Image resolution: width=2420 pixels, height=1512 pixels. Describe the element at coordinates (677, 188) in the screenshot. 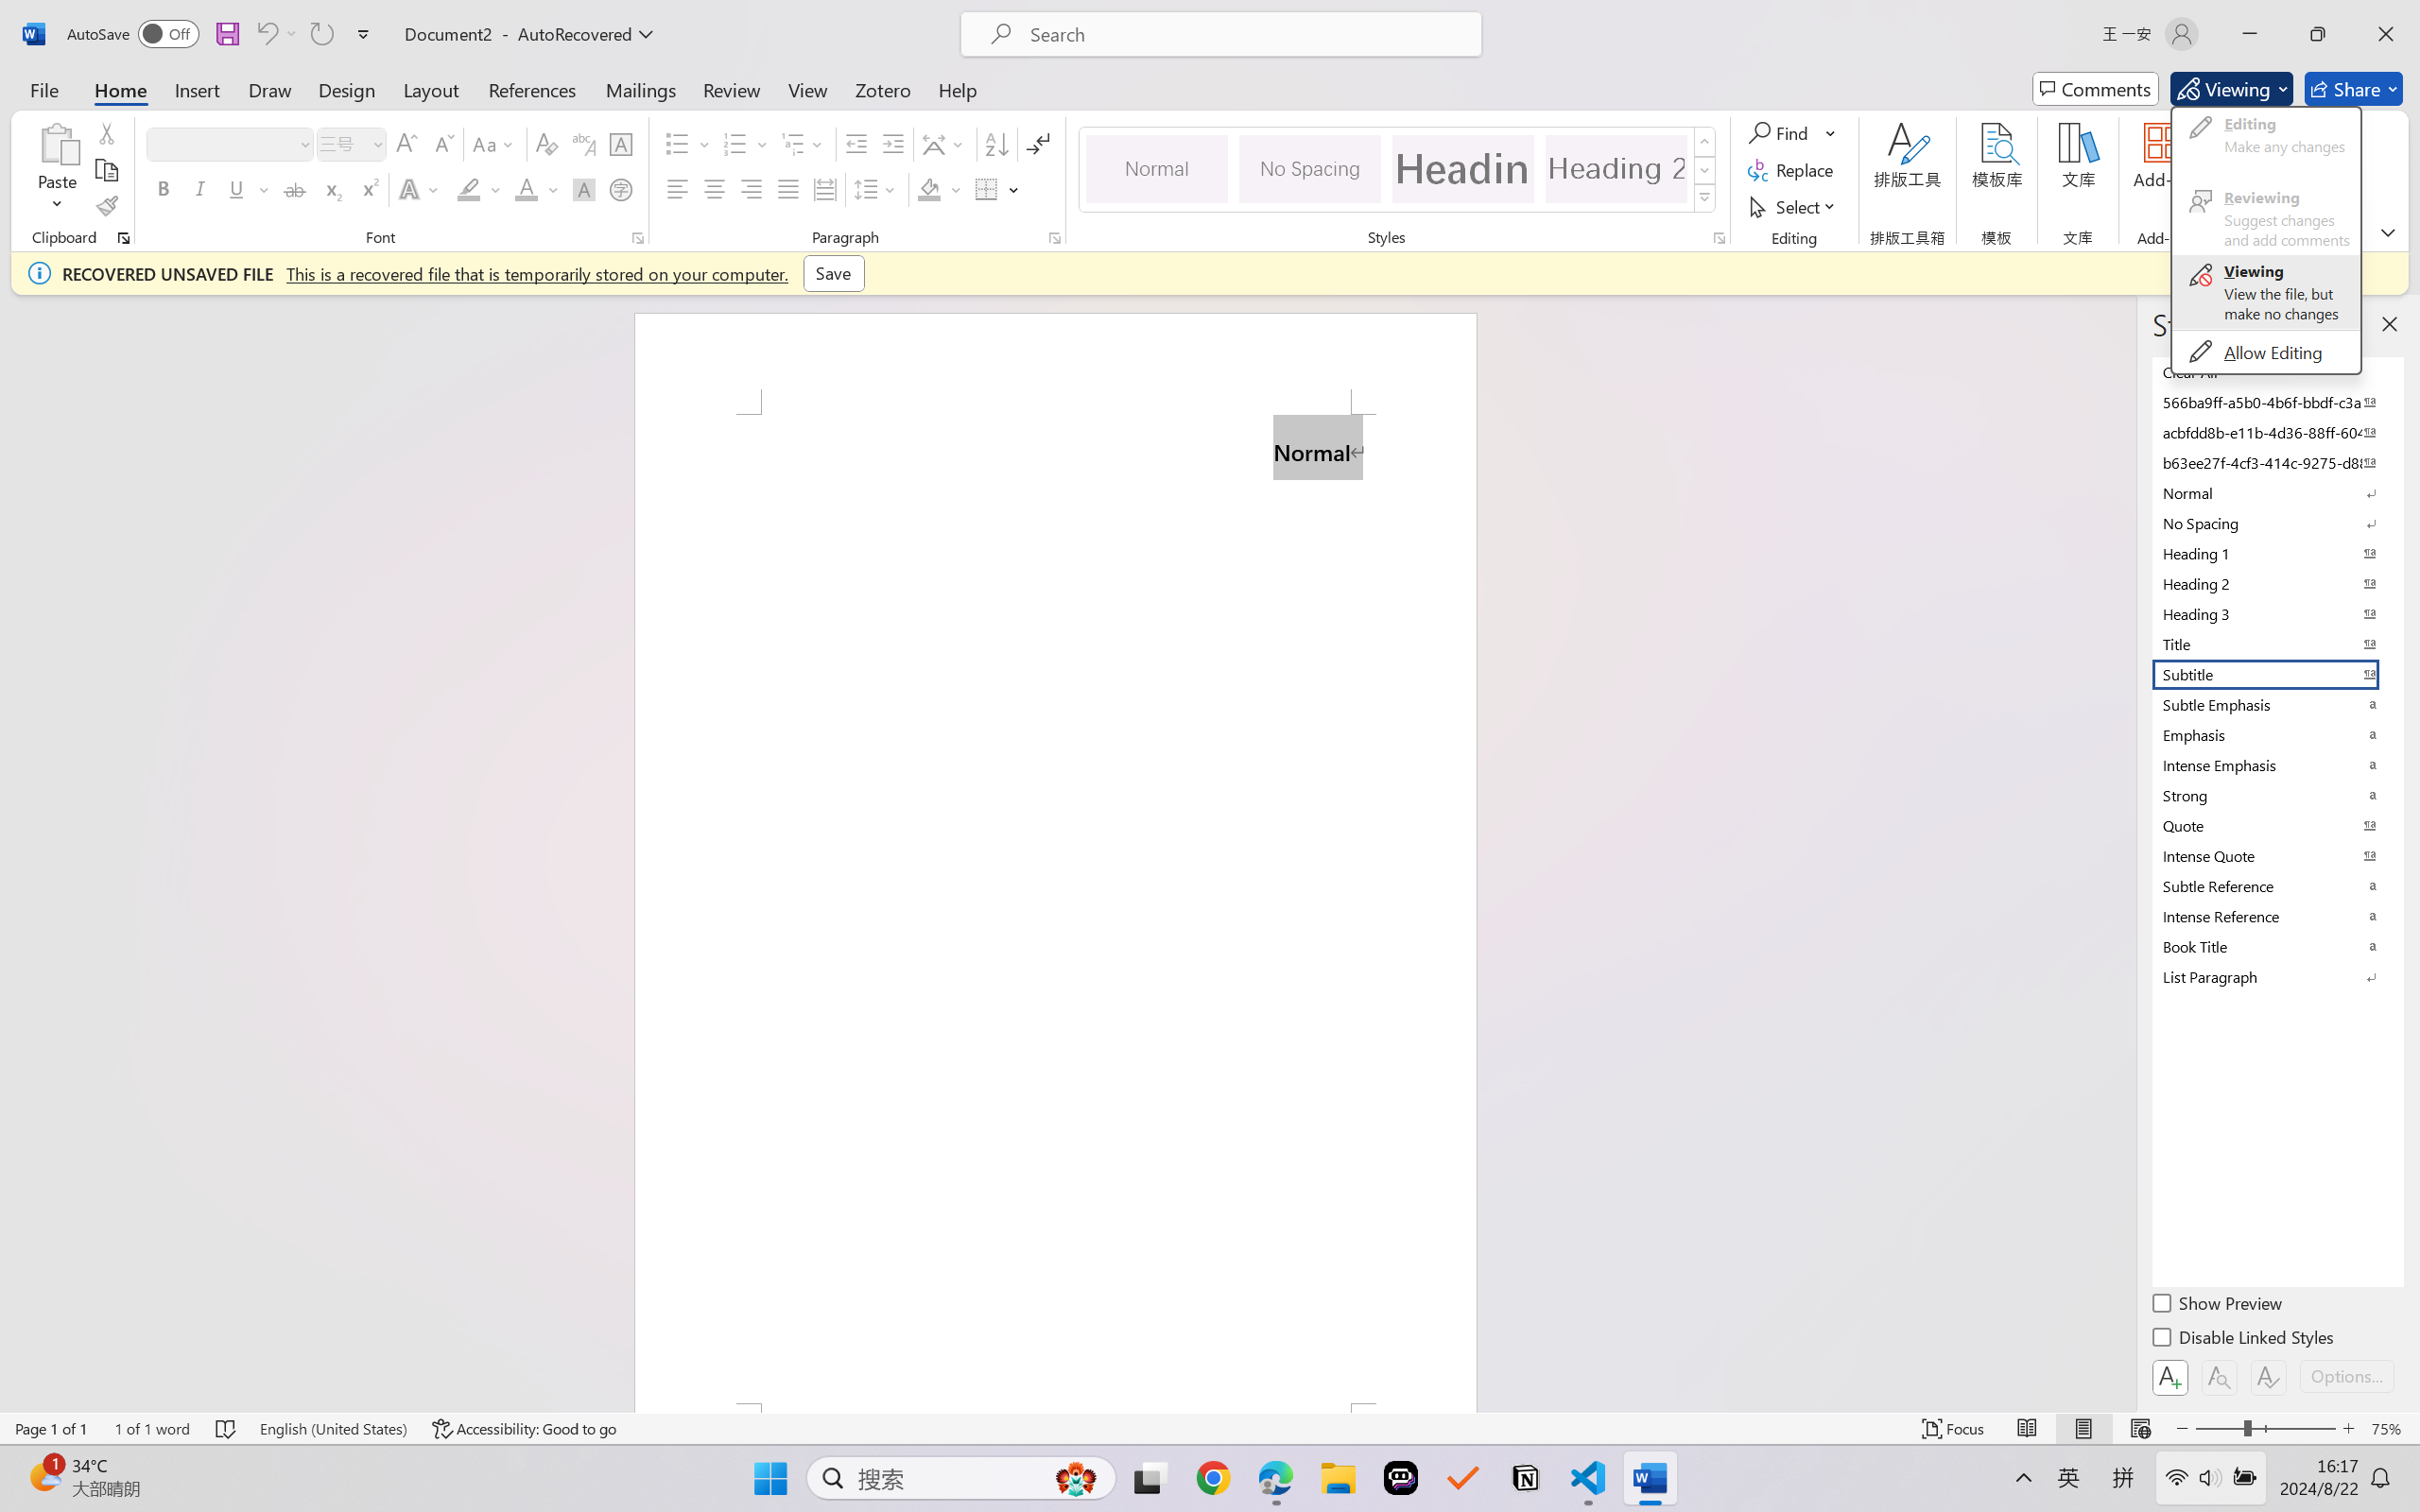

I see `'Align Left'` at that location.